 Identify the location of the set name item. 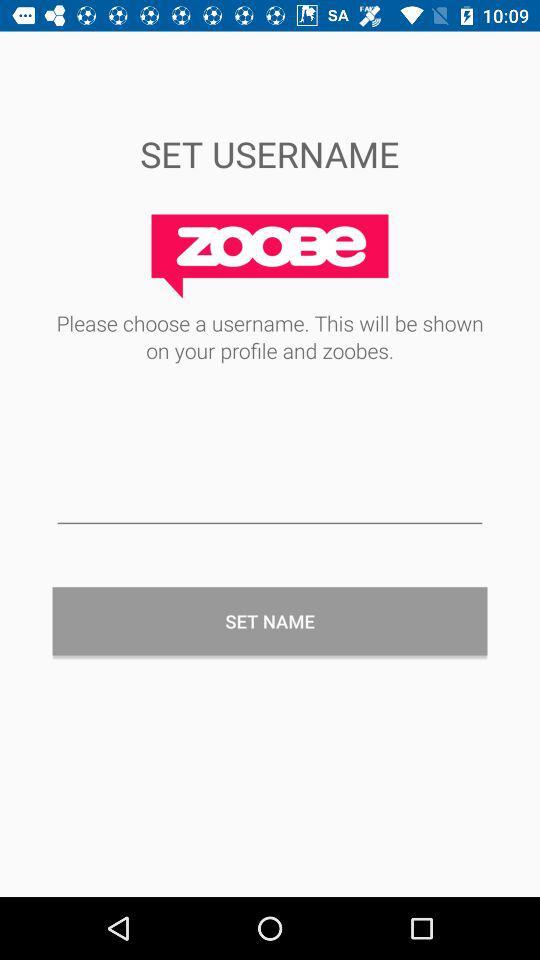
(270, 620).